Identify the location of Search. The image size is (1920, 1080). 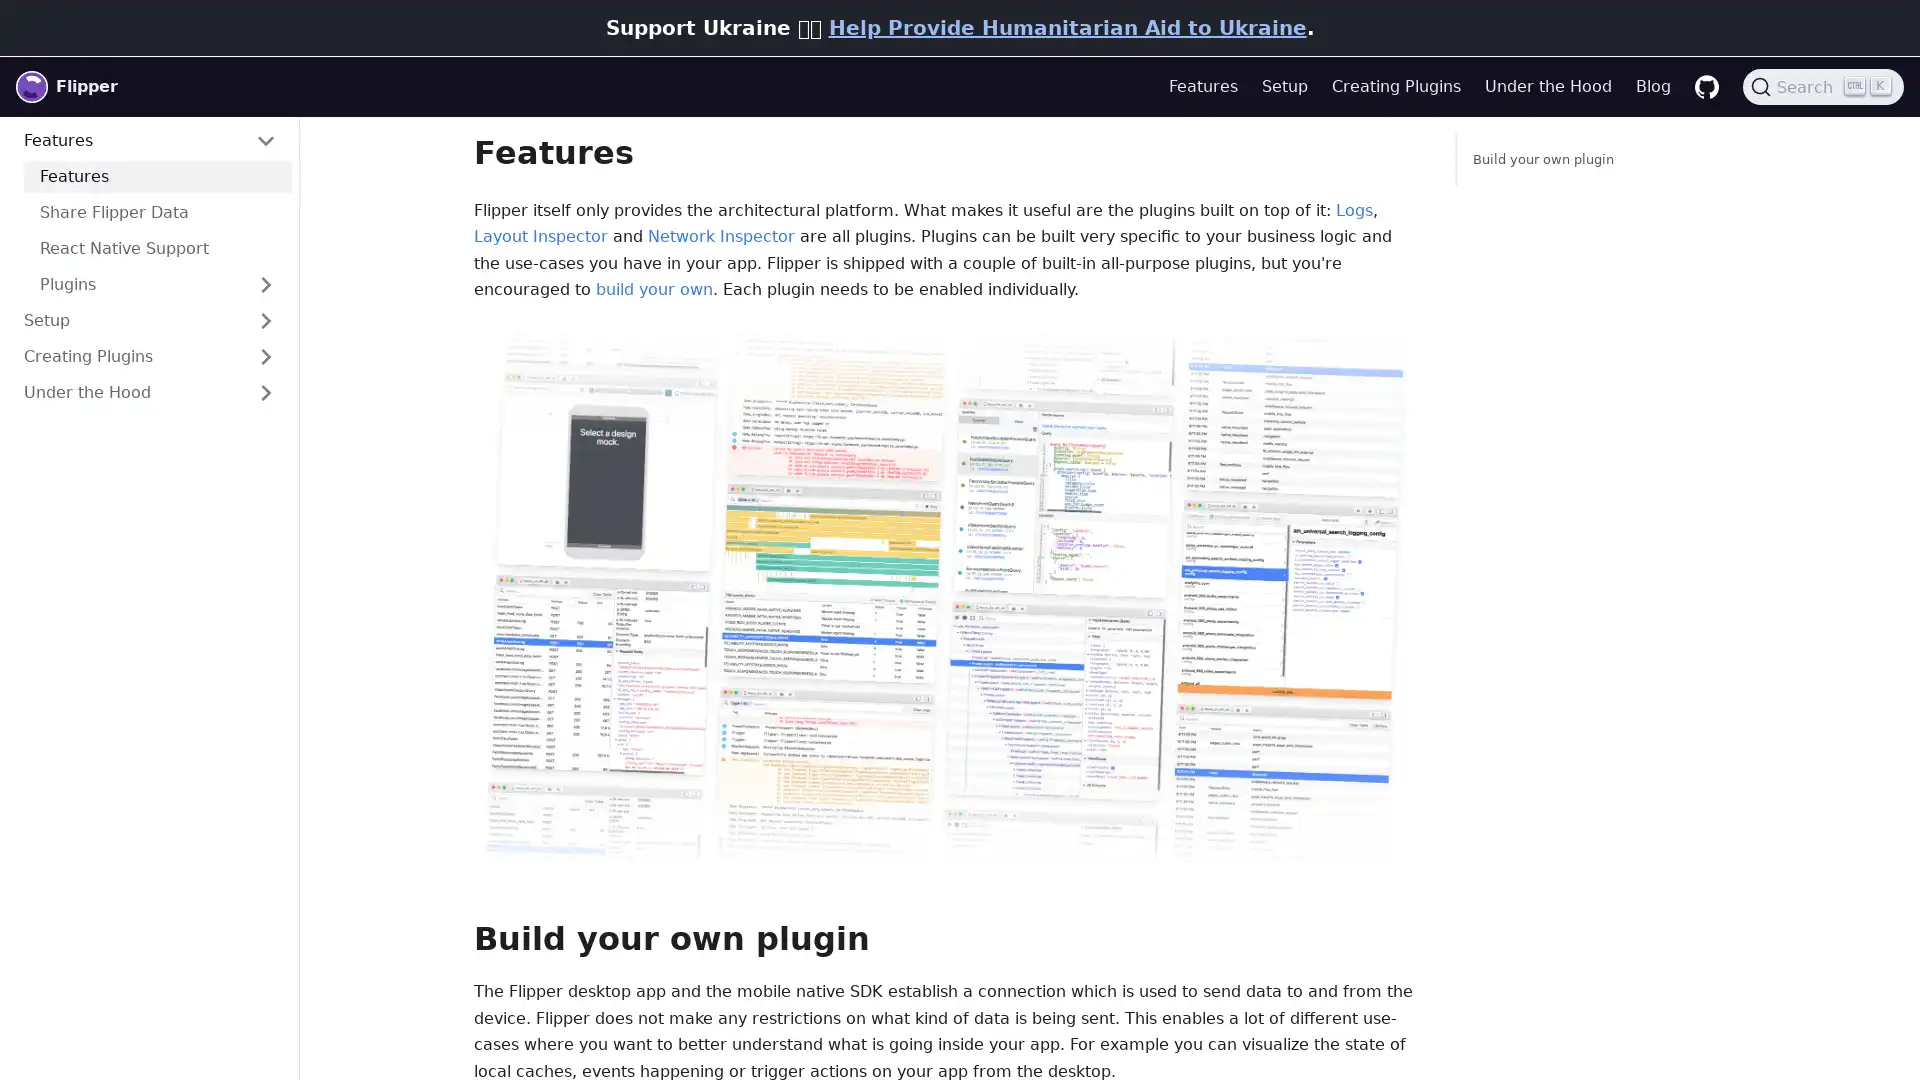
(1823, 86).